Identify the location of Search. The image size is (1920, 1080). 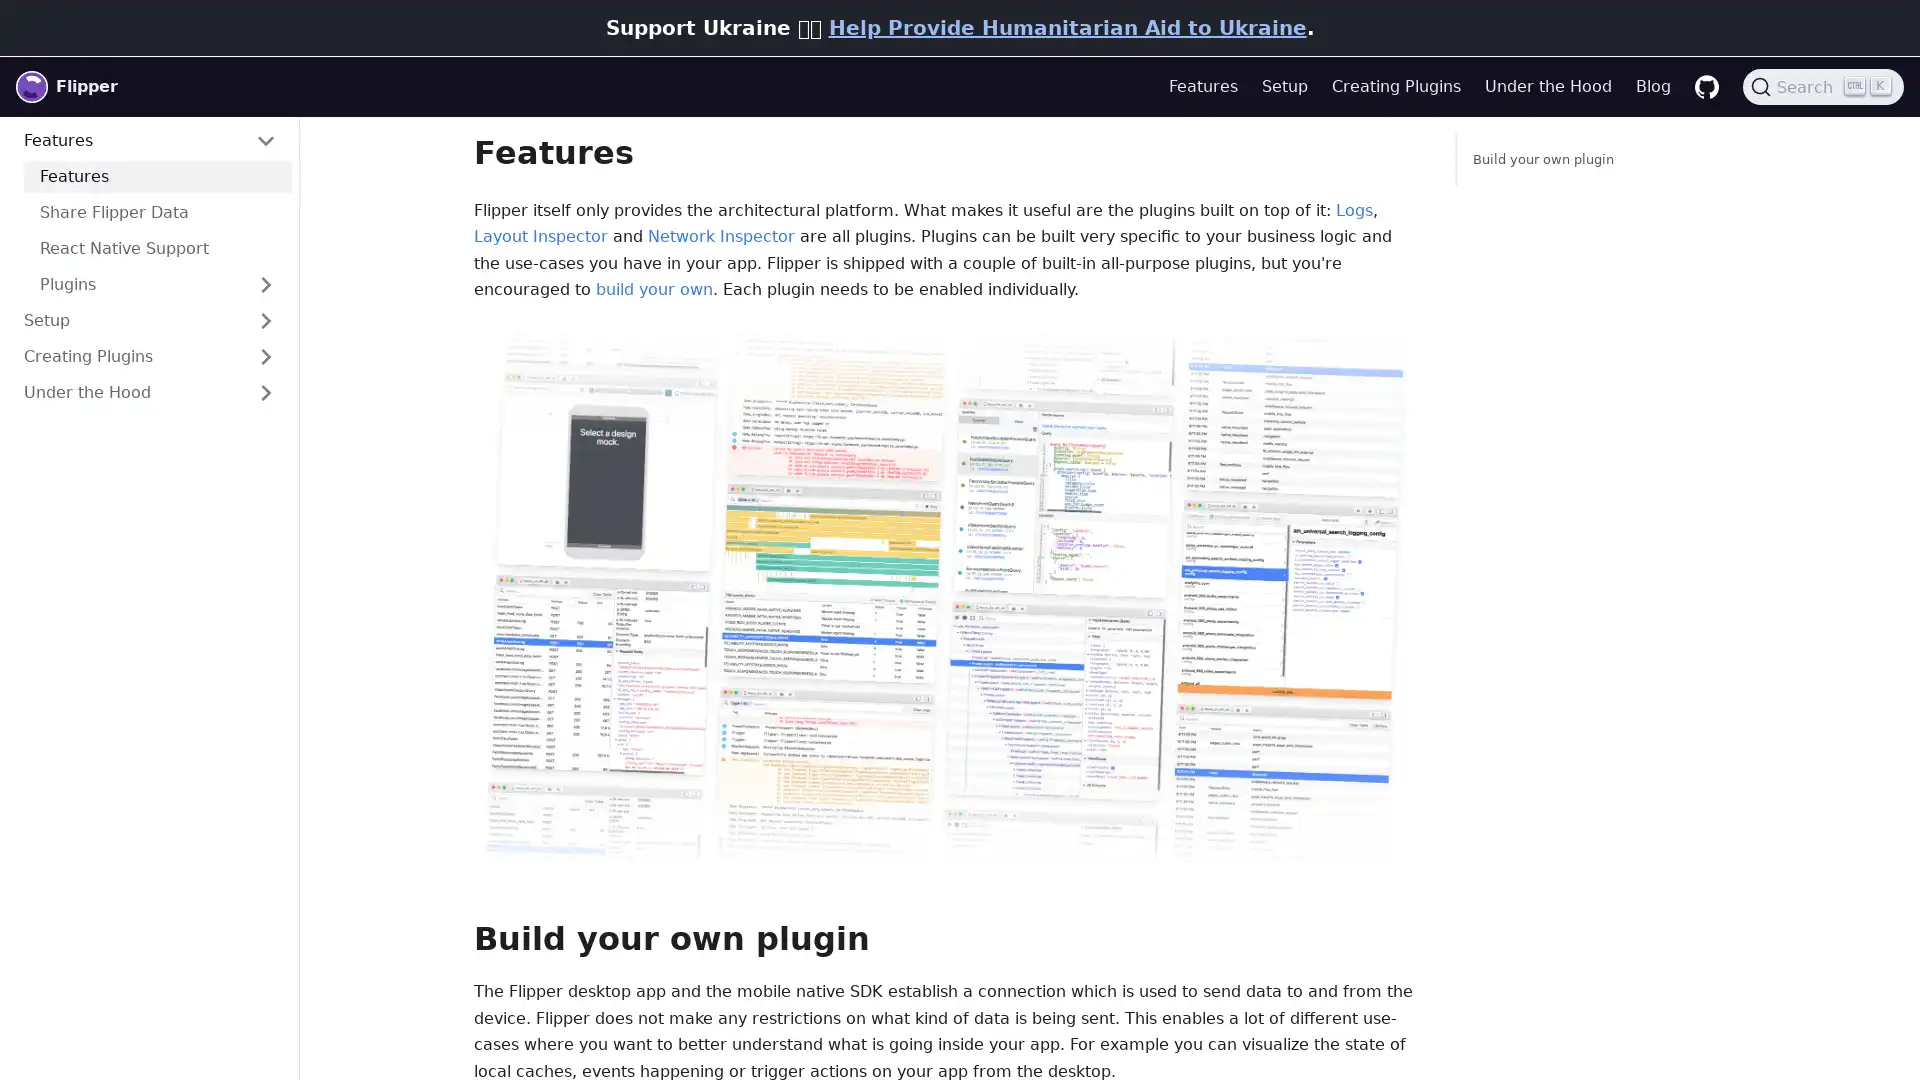
(1823, 86).